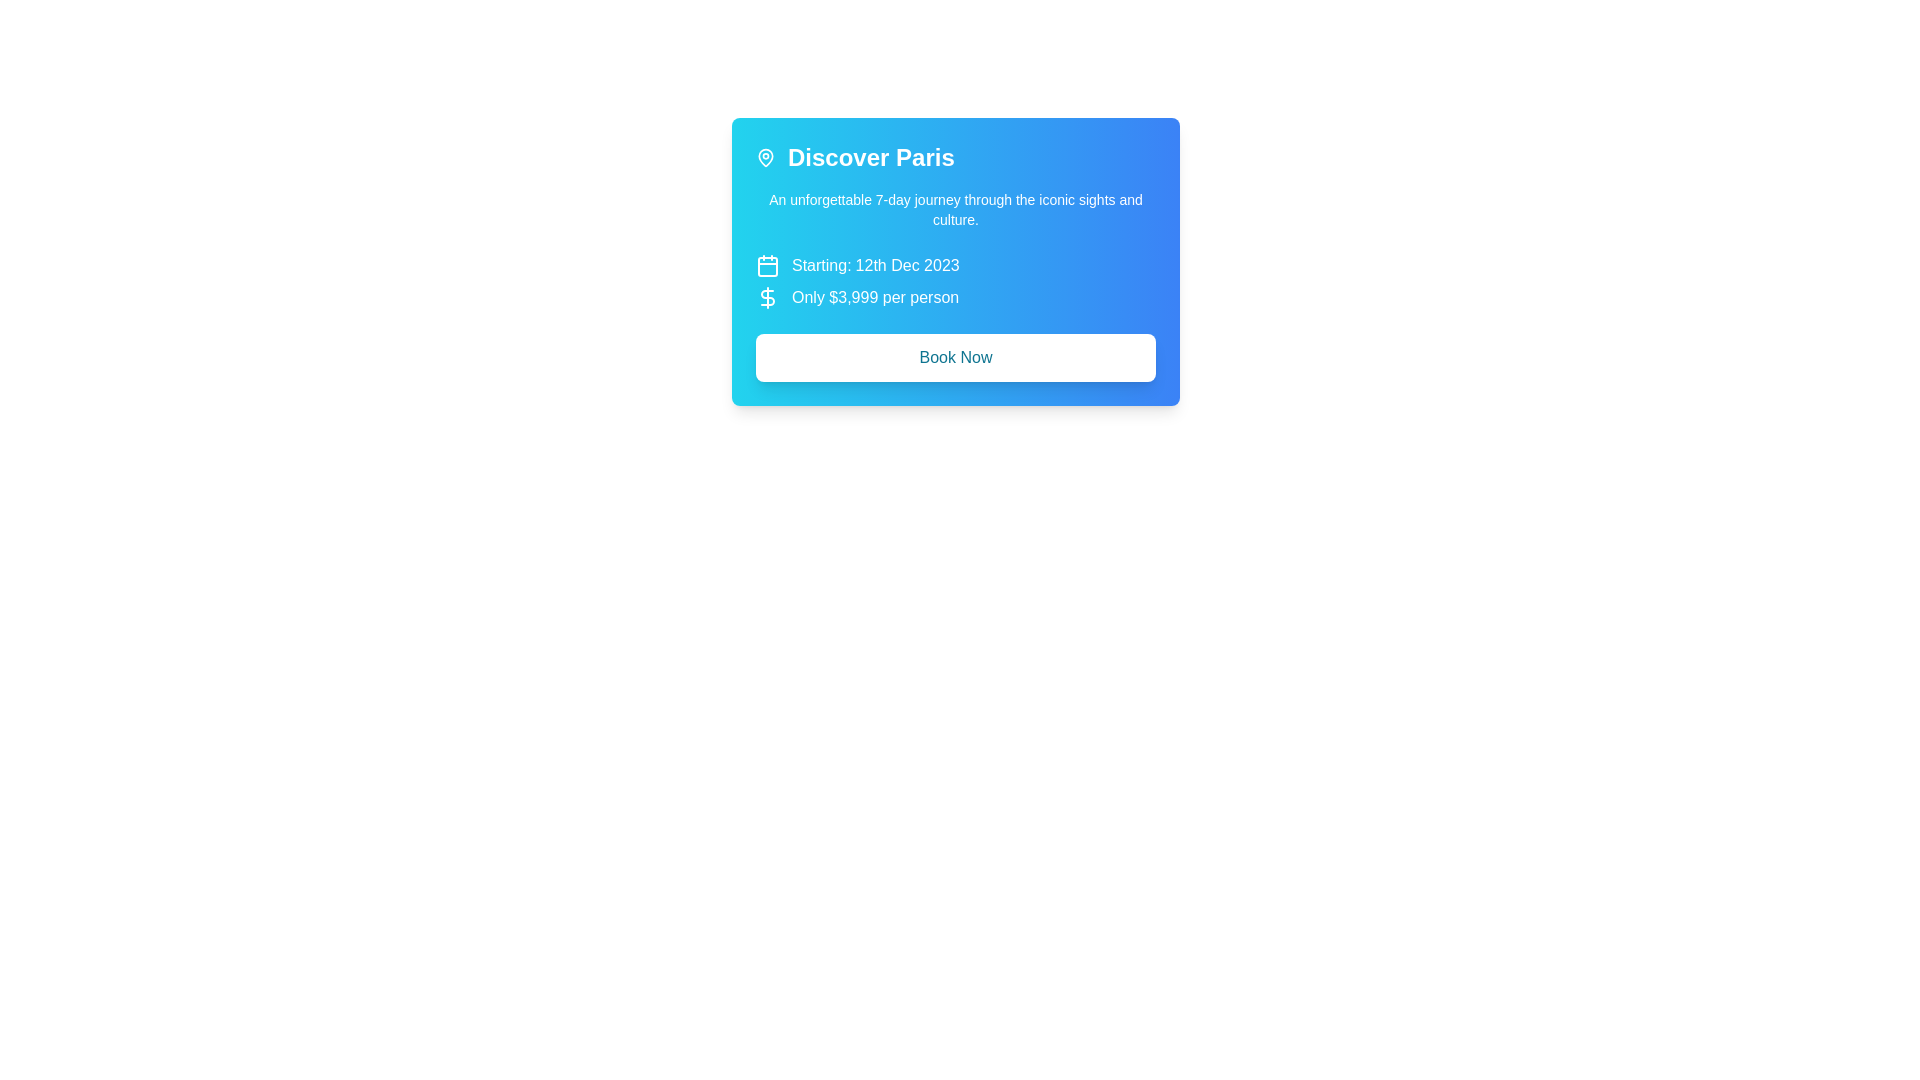  What do you see at coordinates (767, 265) in the screenshot?
I see `the calendar icon that indicates the starting date for the text 'Starting: 12th Dec 2023', located in a card-like section for a tour` at bounding box center [767, 265].